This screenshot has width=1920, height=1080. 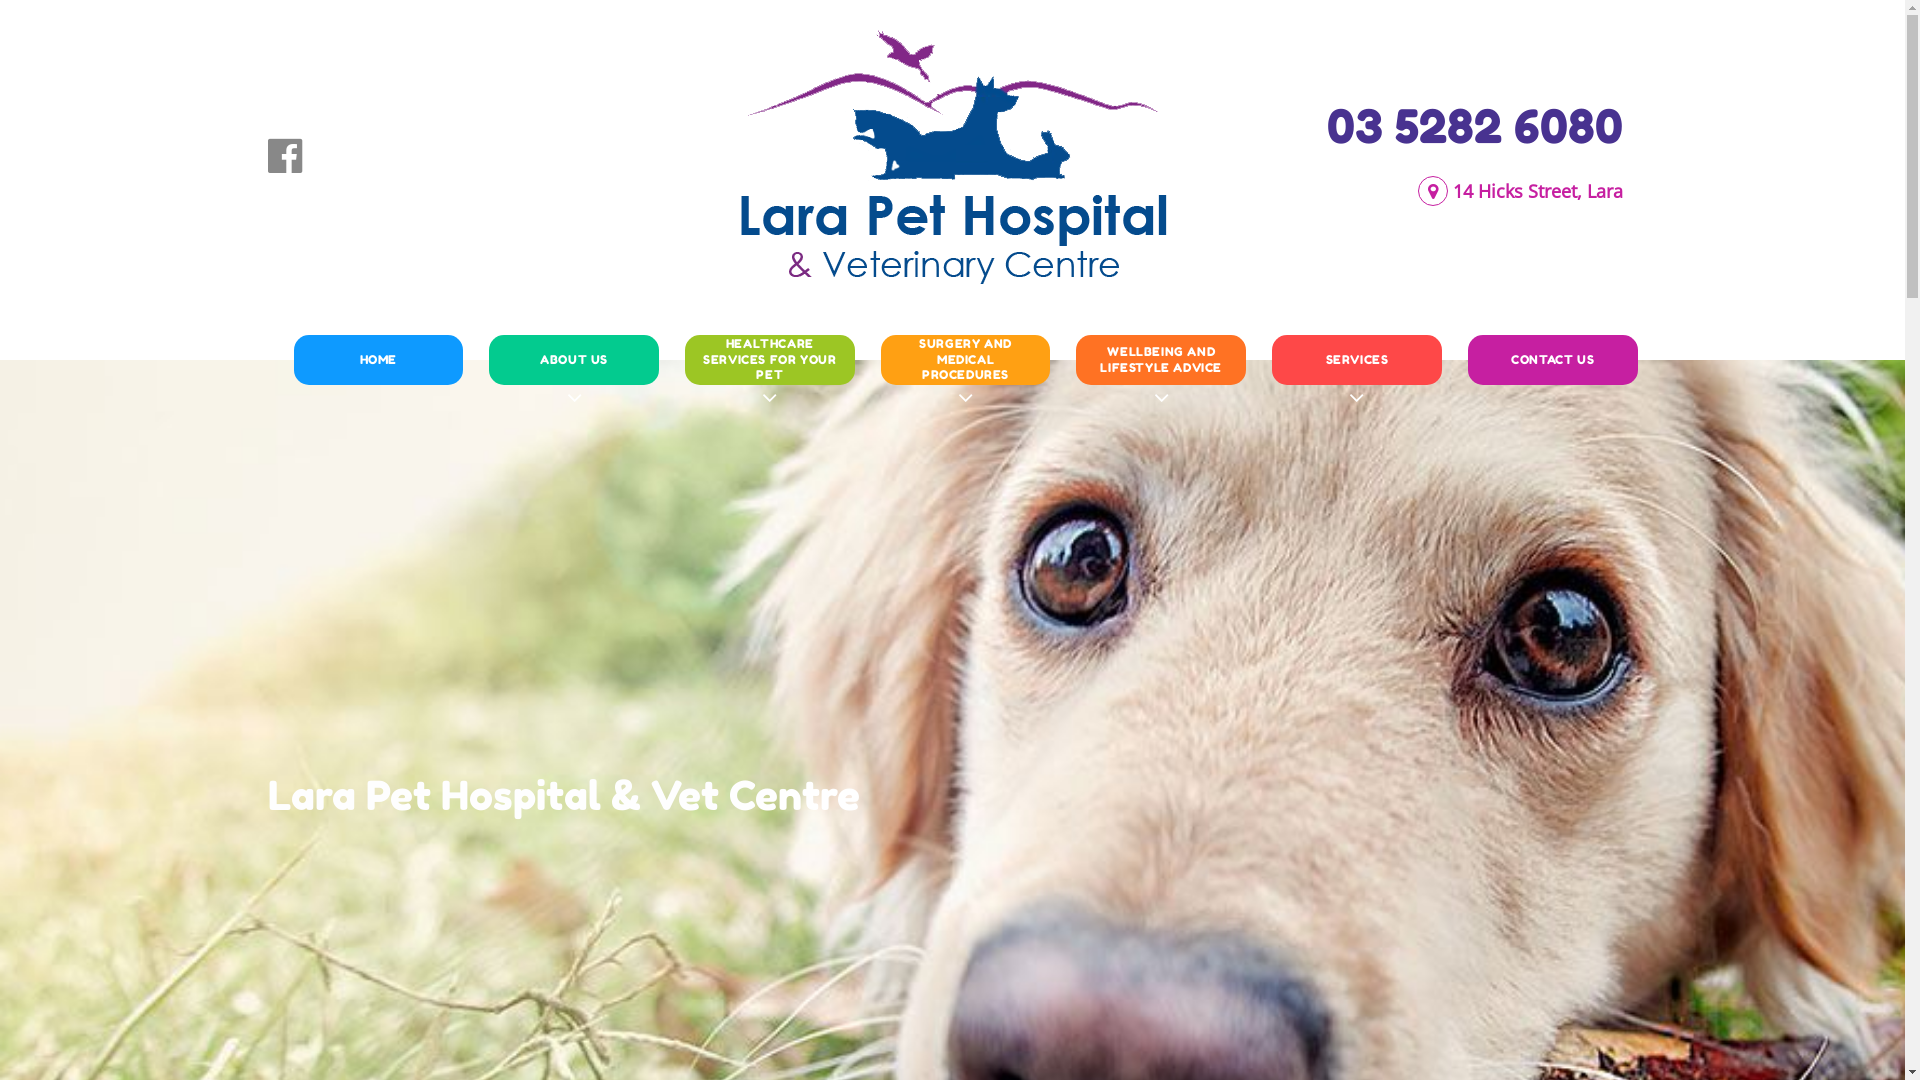 I want to click on 'SERVICES', so click(x=1357, y=357).